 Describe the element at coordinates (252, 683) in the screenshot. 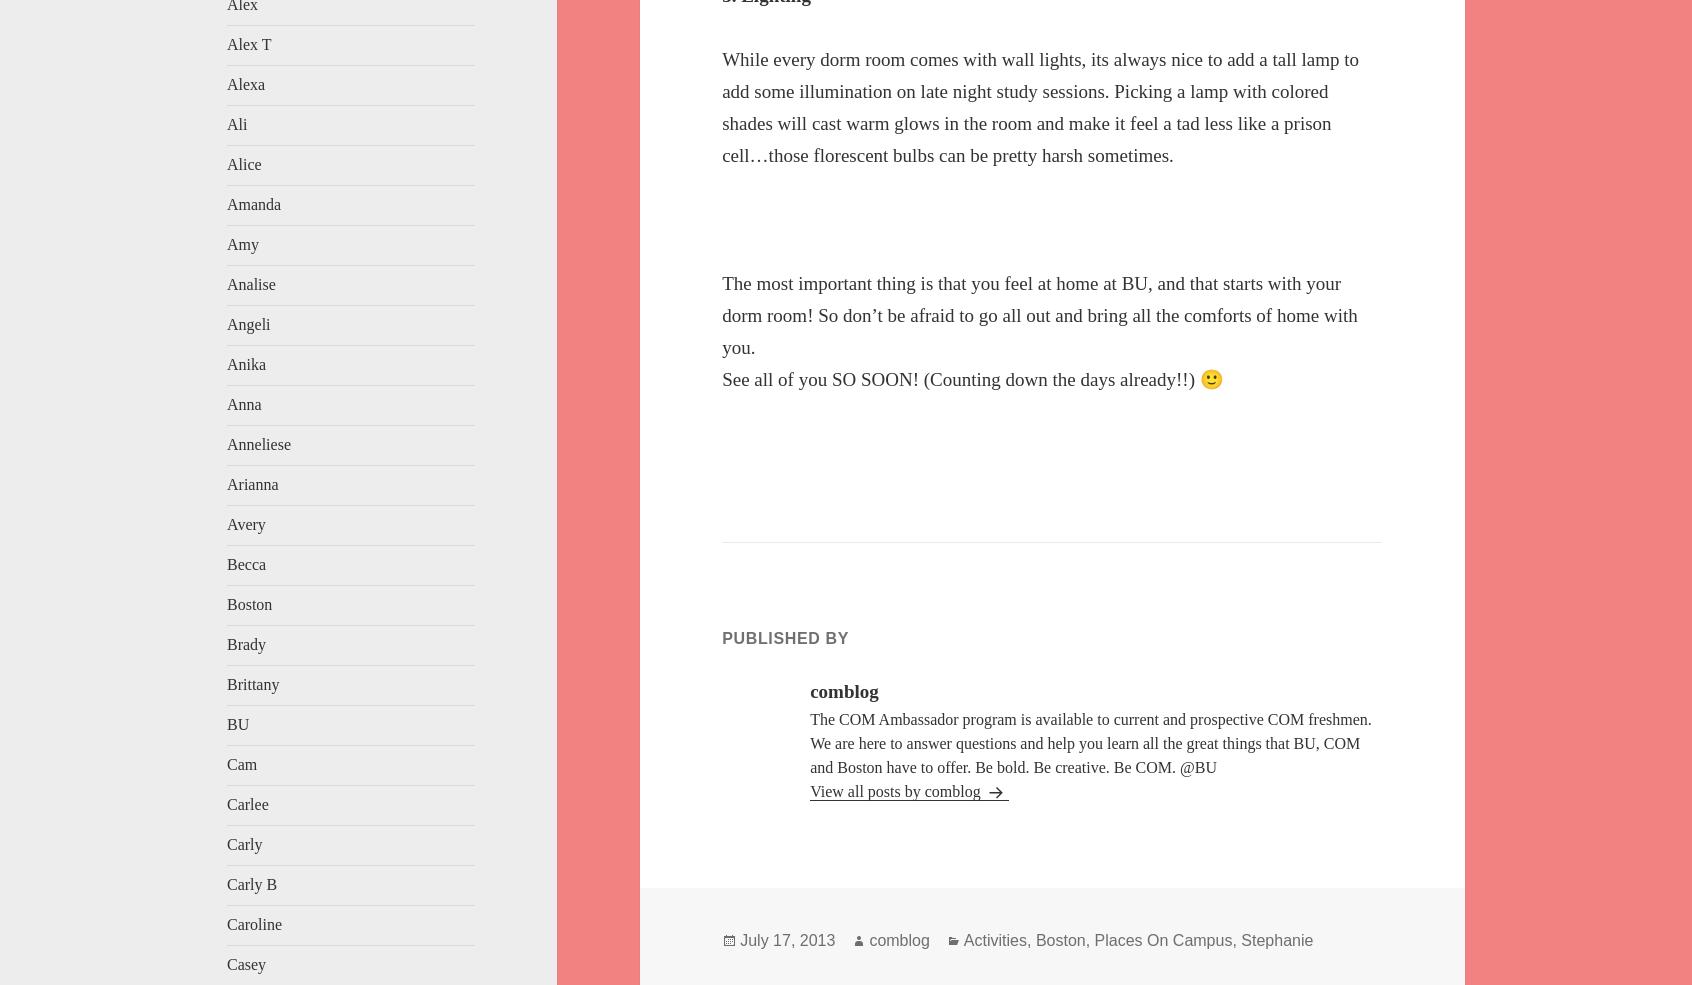

I see `'Brittany'` at that location.